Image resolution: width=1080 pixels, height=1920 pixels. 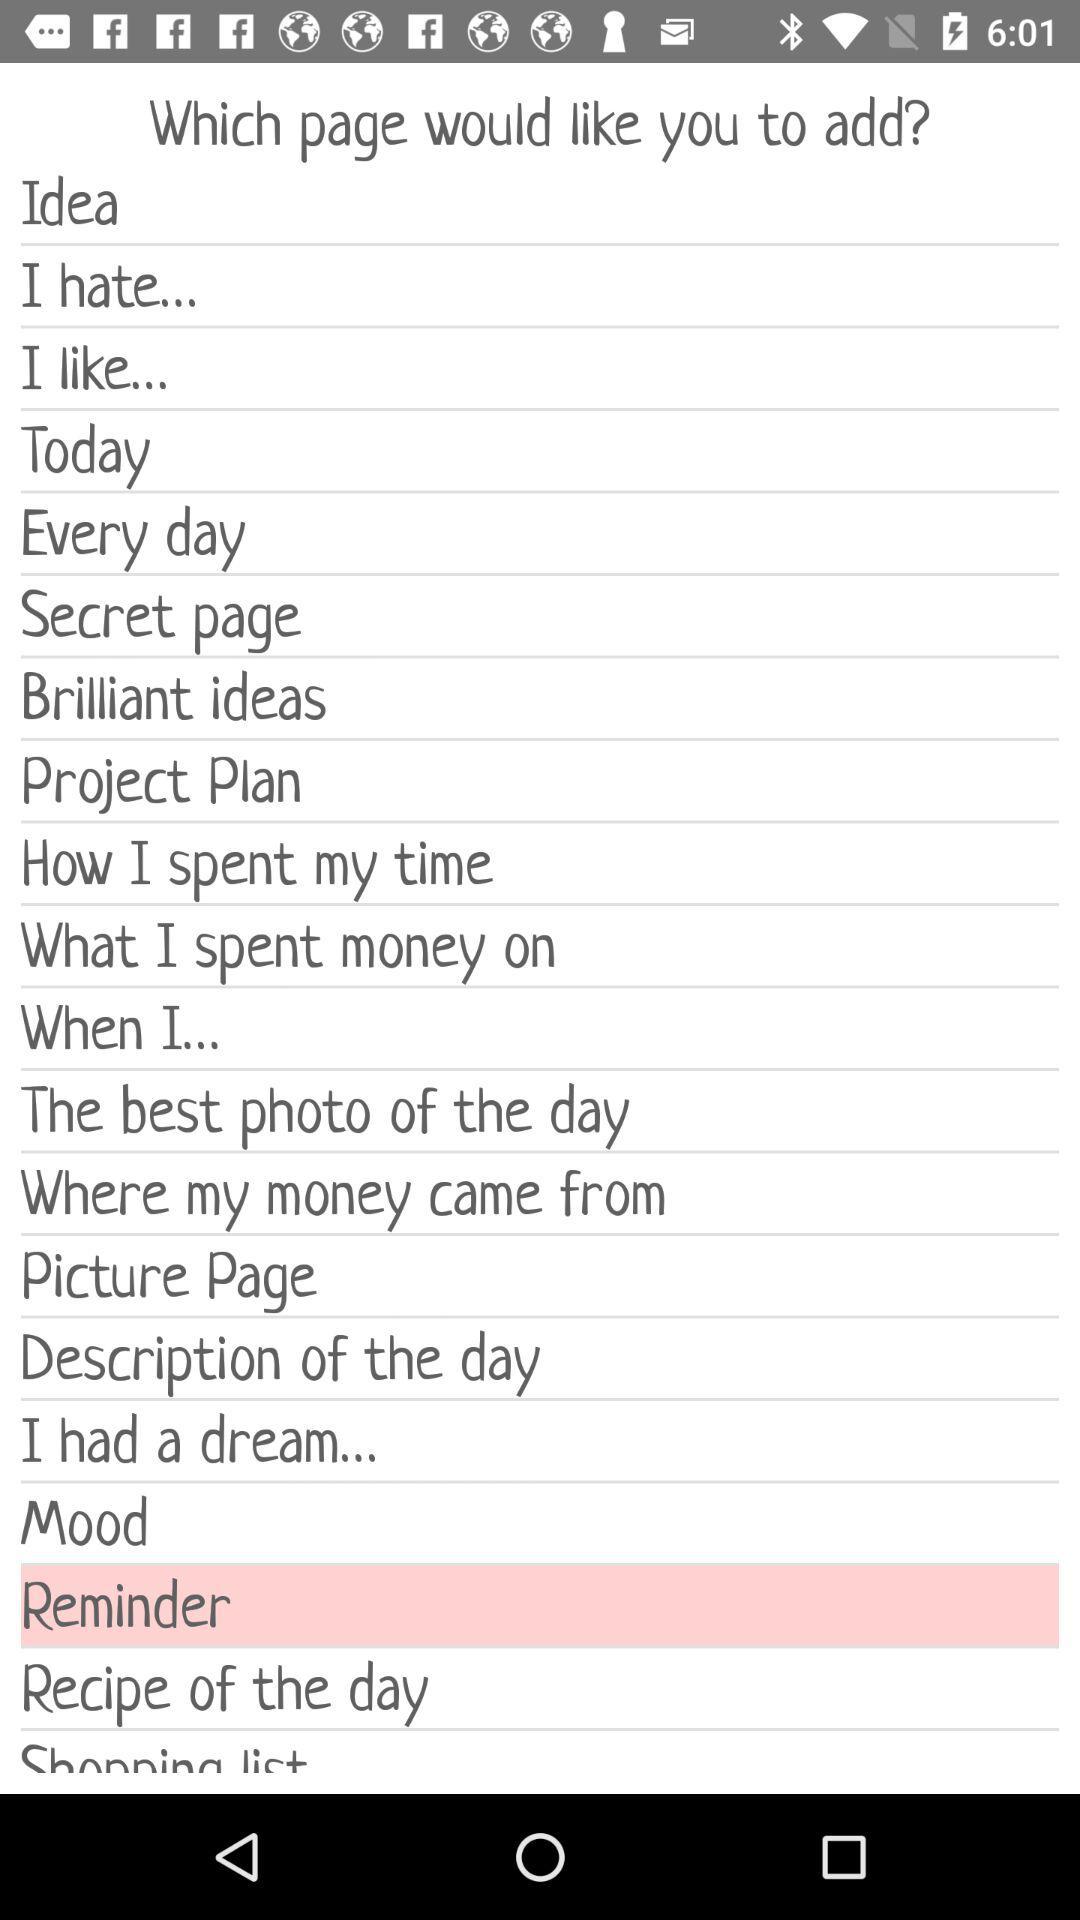 I want to click on icon above the today, so click(x=540, y=368).